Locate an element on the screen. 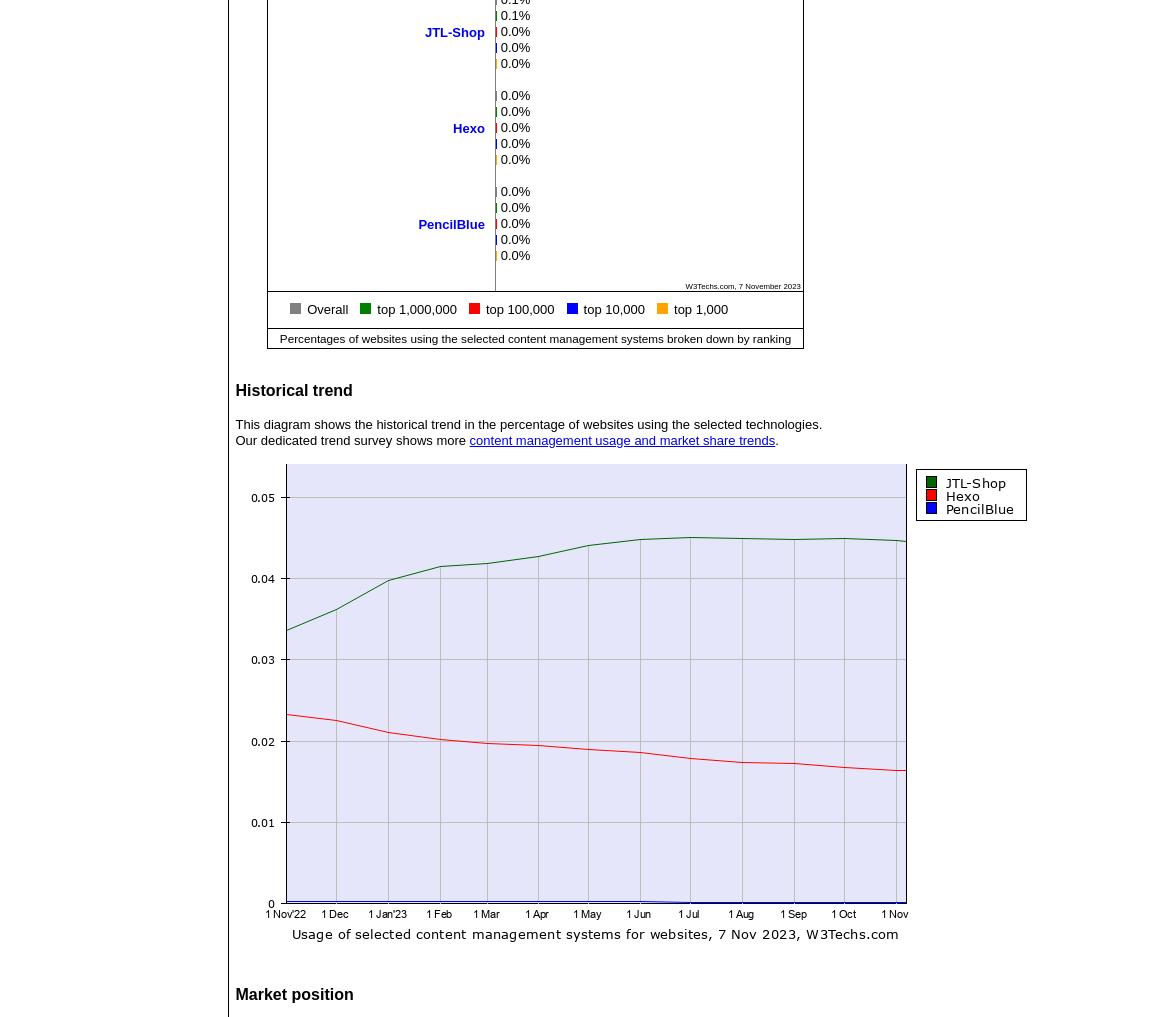 The image size is (1150, 1017). 'Historical trend' is located at coordinates (293, 389).